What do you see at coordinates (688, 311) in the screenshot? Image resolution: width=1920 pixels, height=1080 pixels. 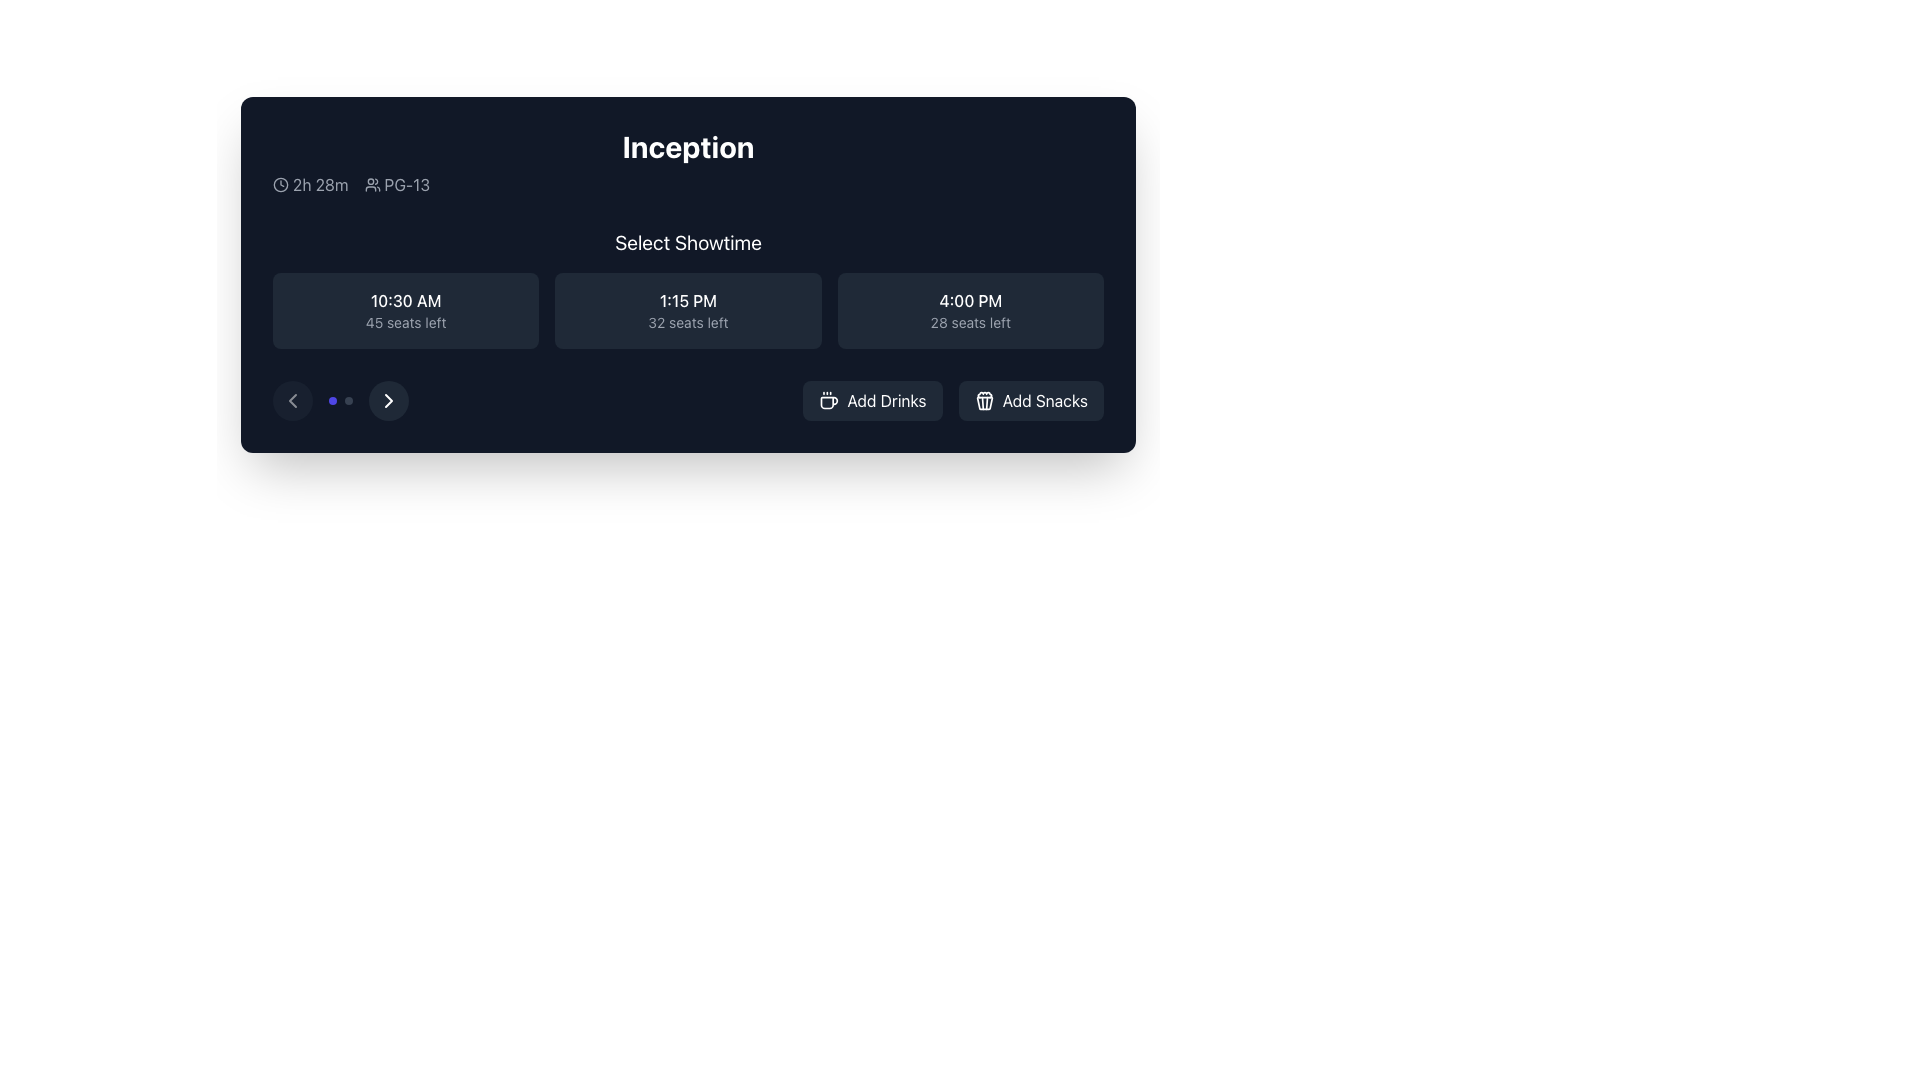 I see `the middle showtime button that displays the time and available seats, which is located under the 'Select Showtime' title` at bounding box center [688, 311].